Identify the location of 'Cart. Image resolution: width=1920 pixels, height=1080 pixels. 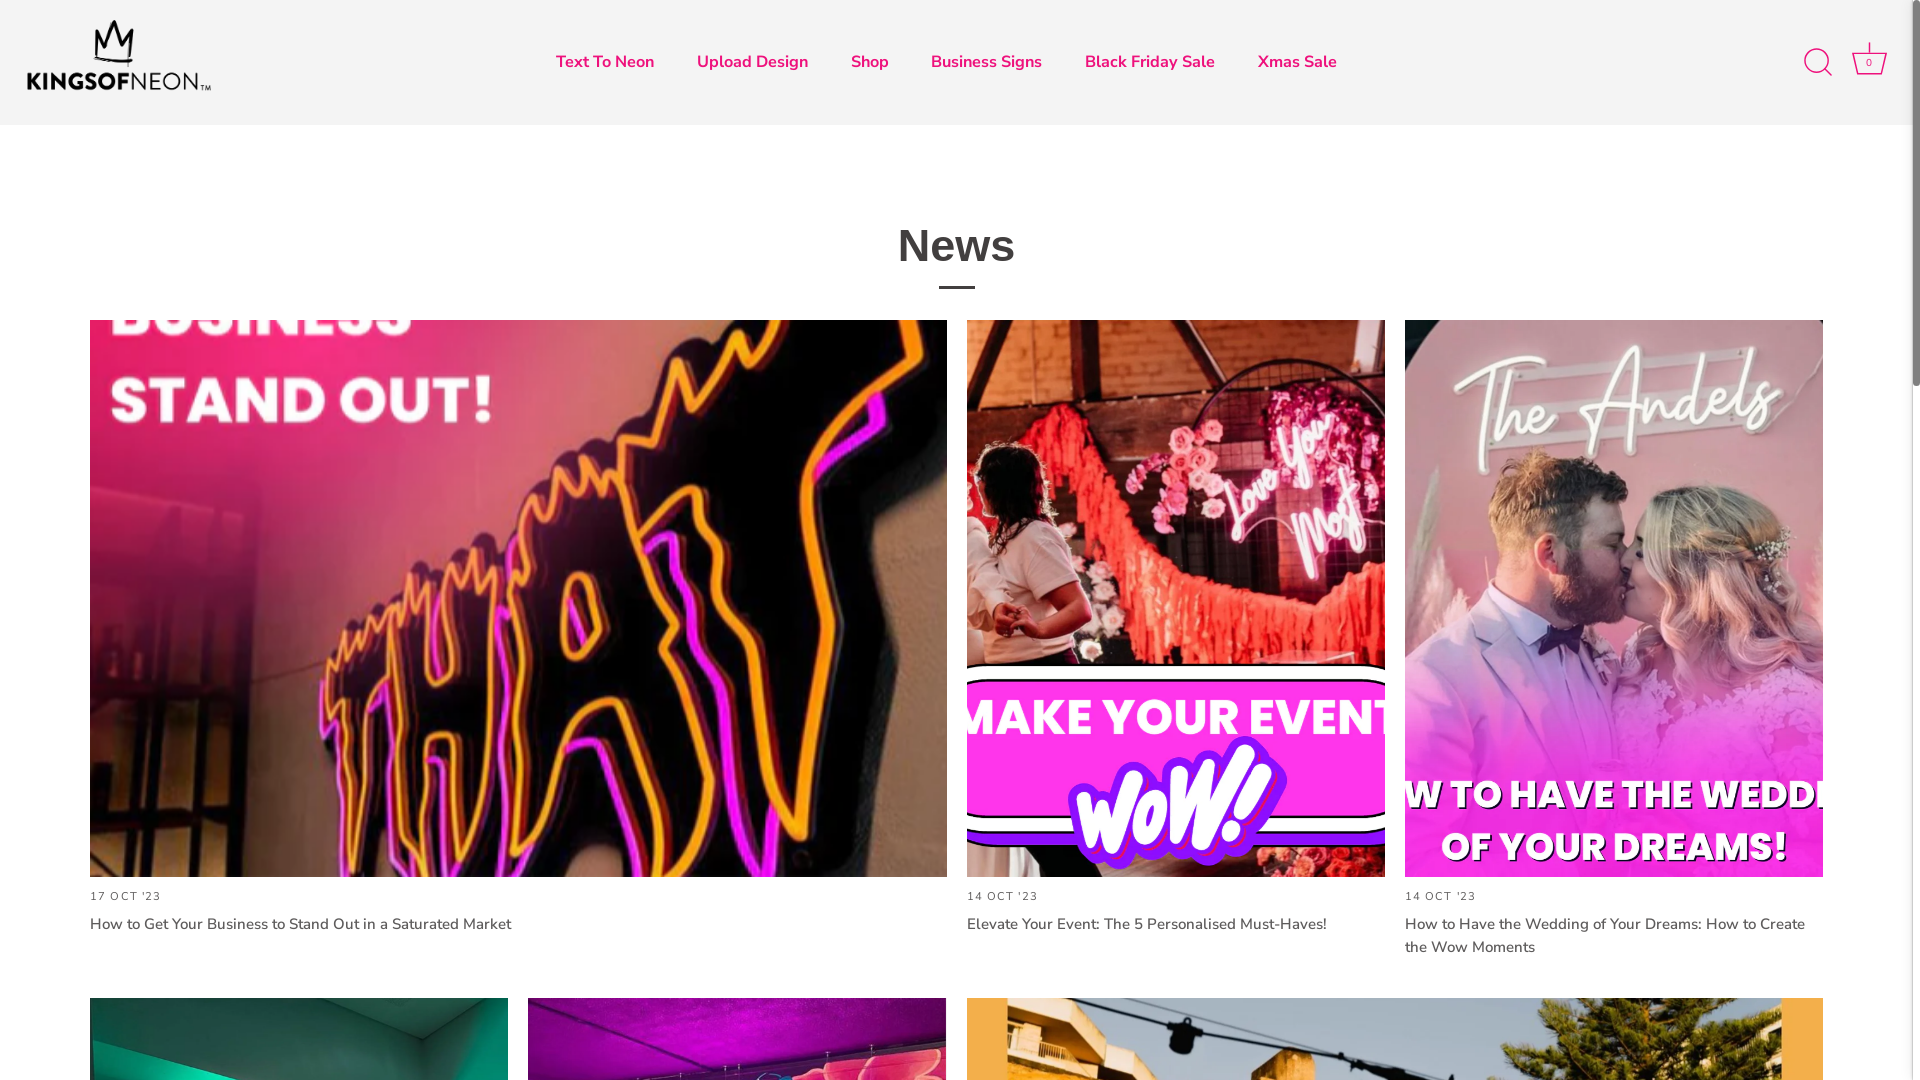
(1846, 61).